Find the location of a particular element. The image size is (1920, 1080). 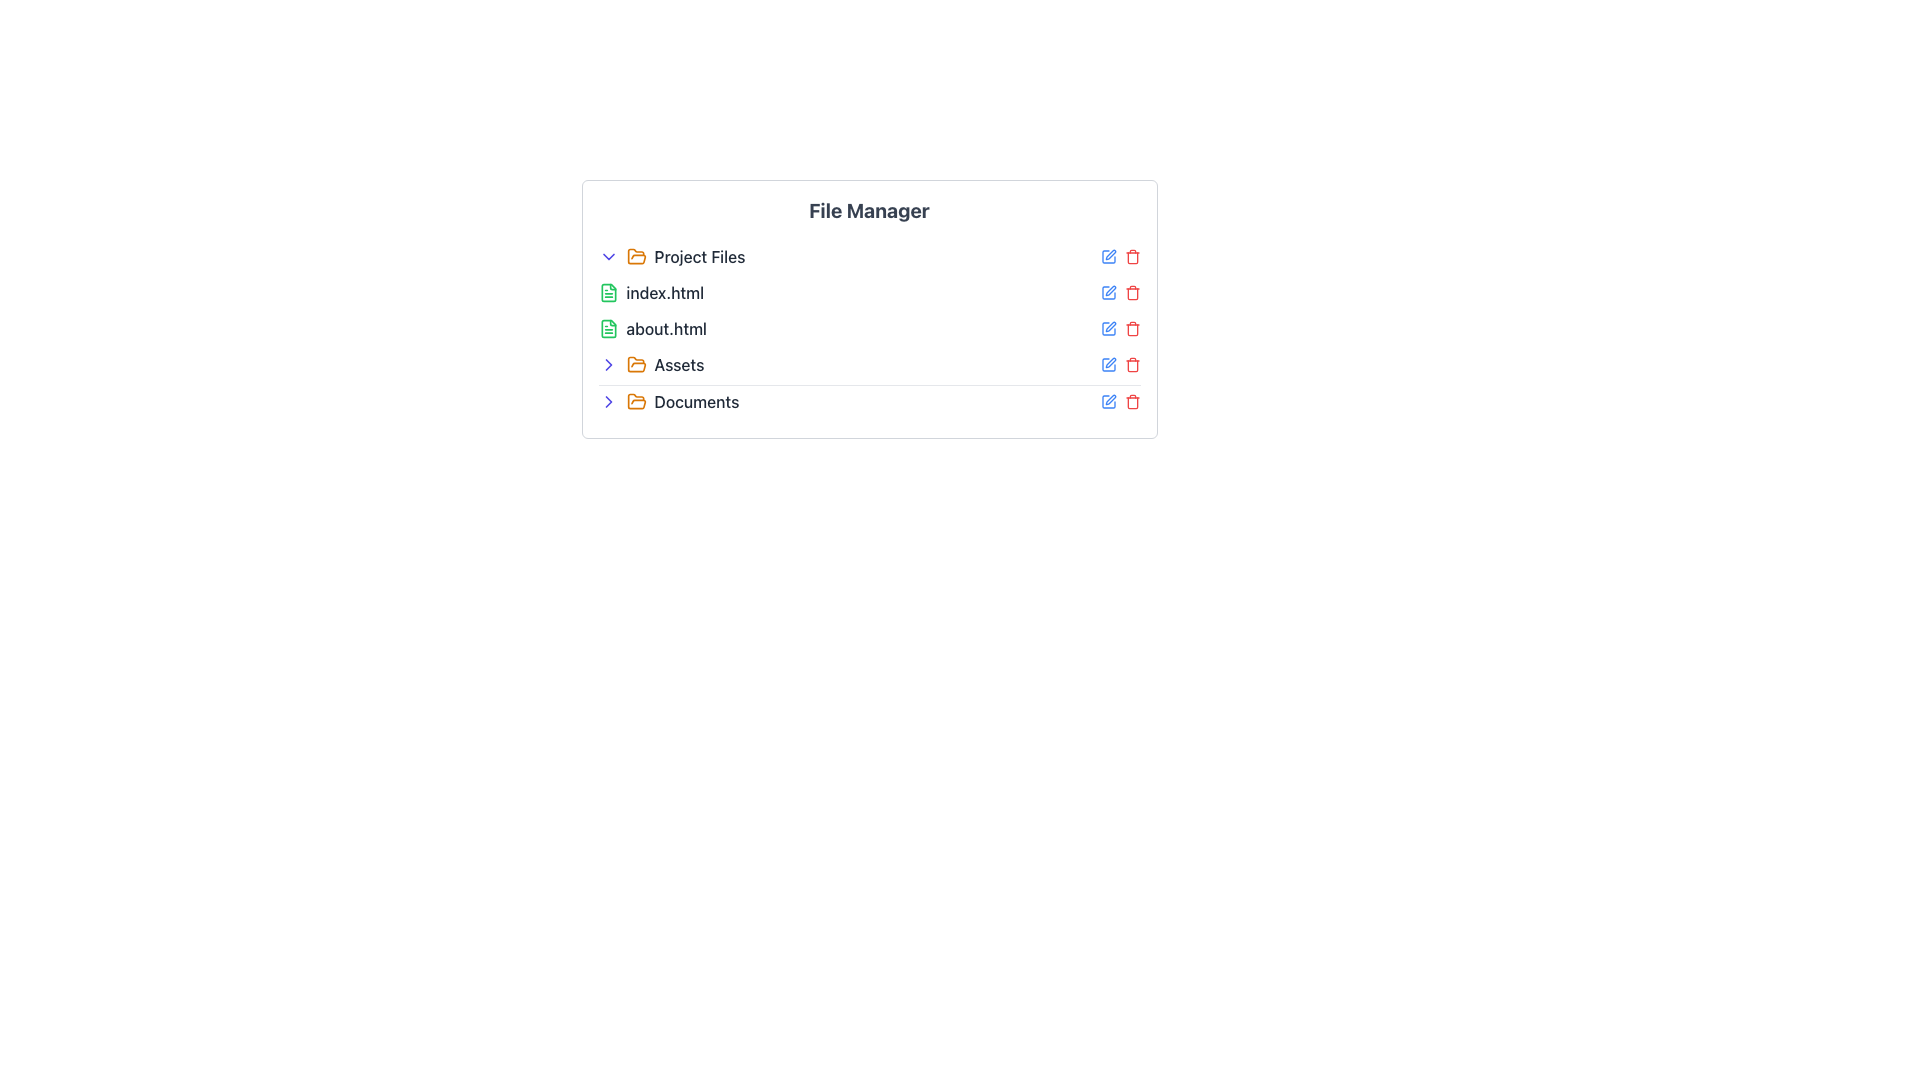

the downward-facing chevron toggle icon located to the left of the 'Project Files' text is located at coordinates (607, 256).